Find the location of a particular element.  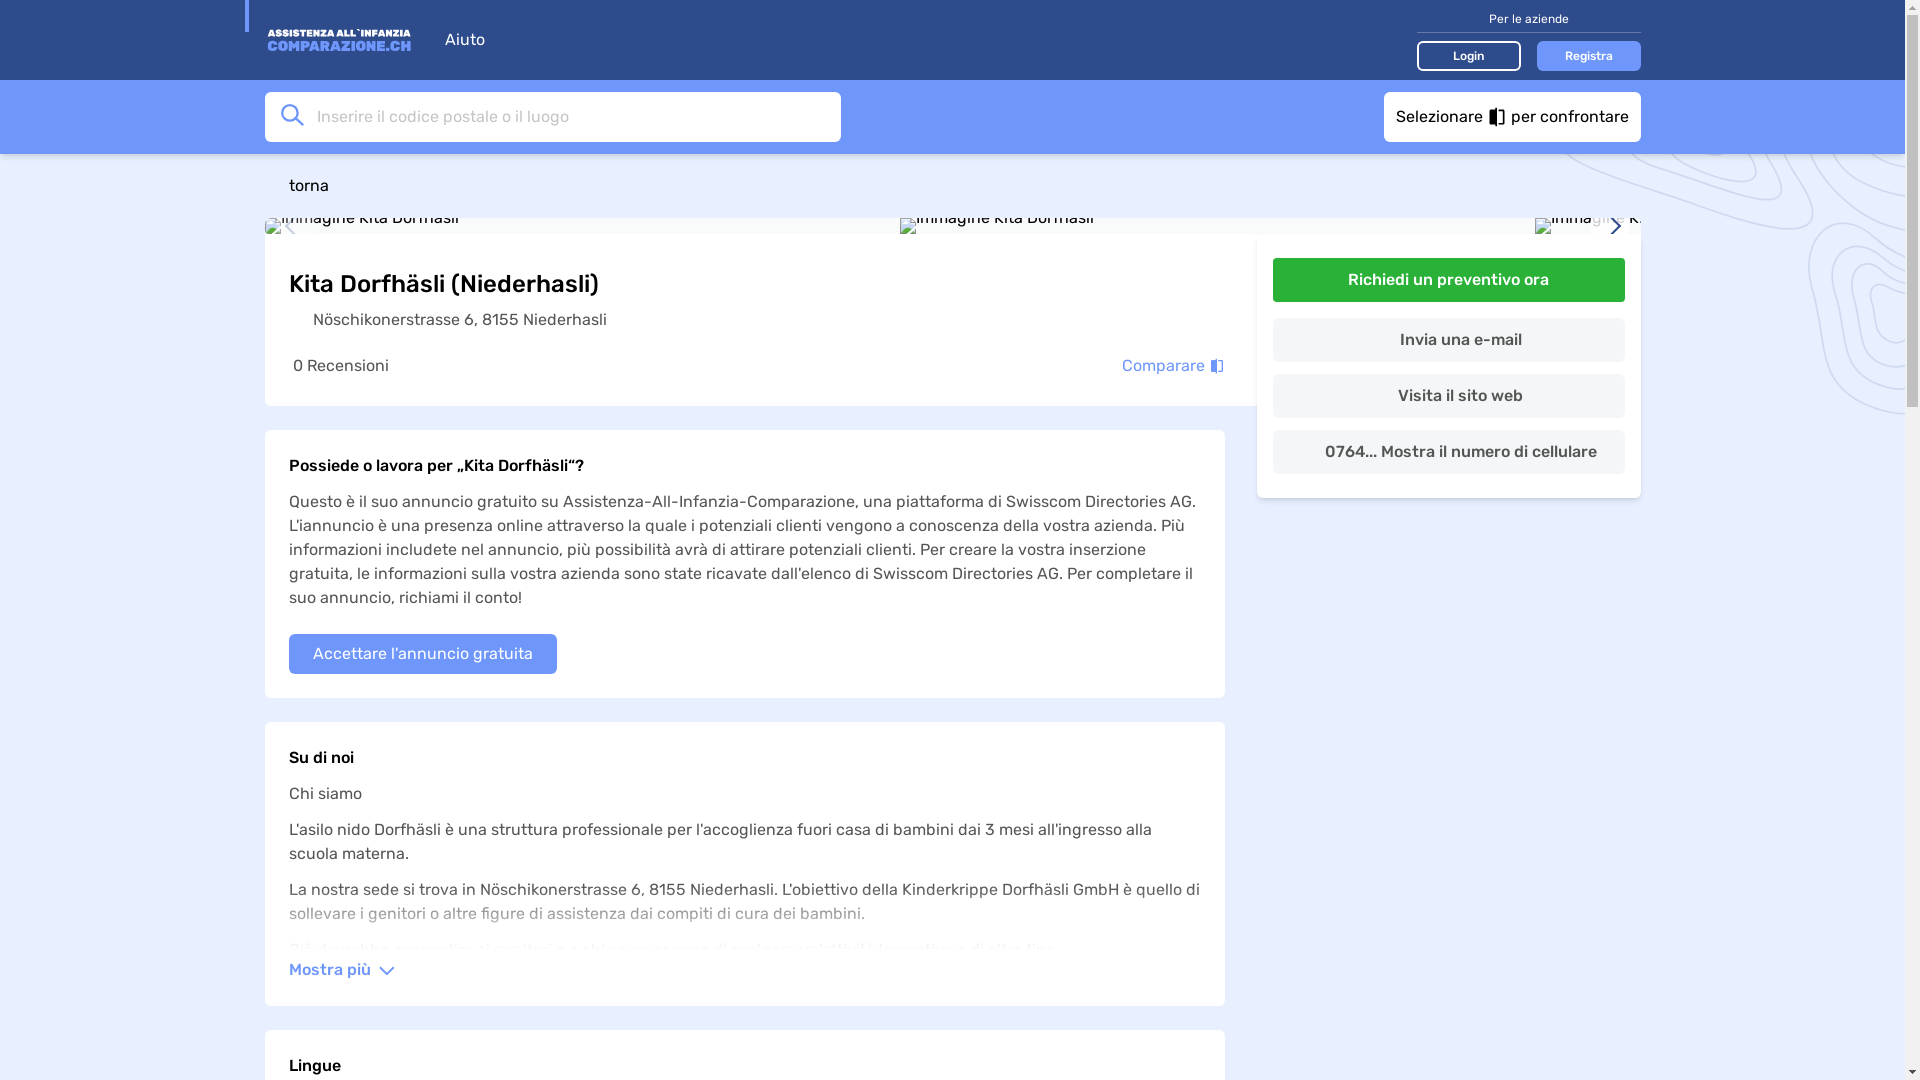

'Selezionare is located at coordinates (1512, 116).